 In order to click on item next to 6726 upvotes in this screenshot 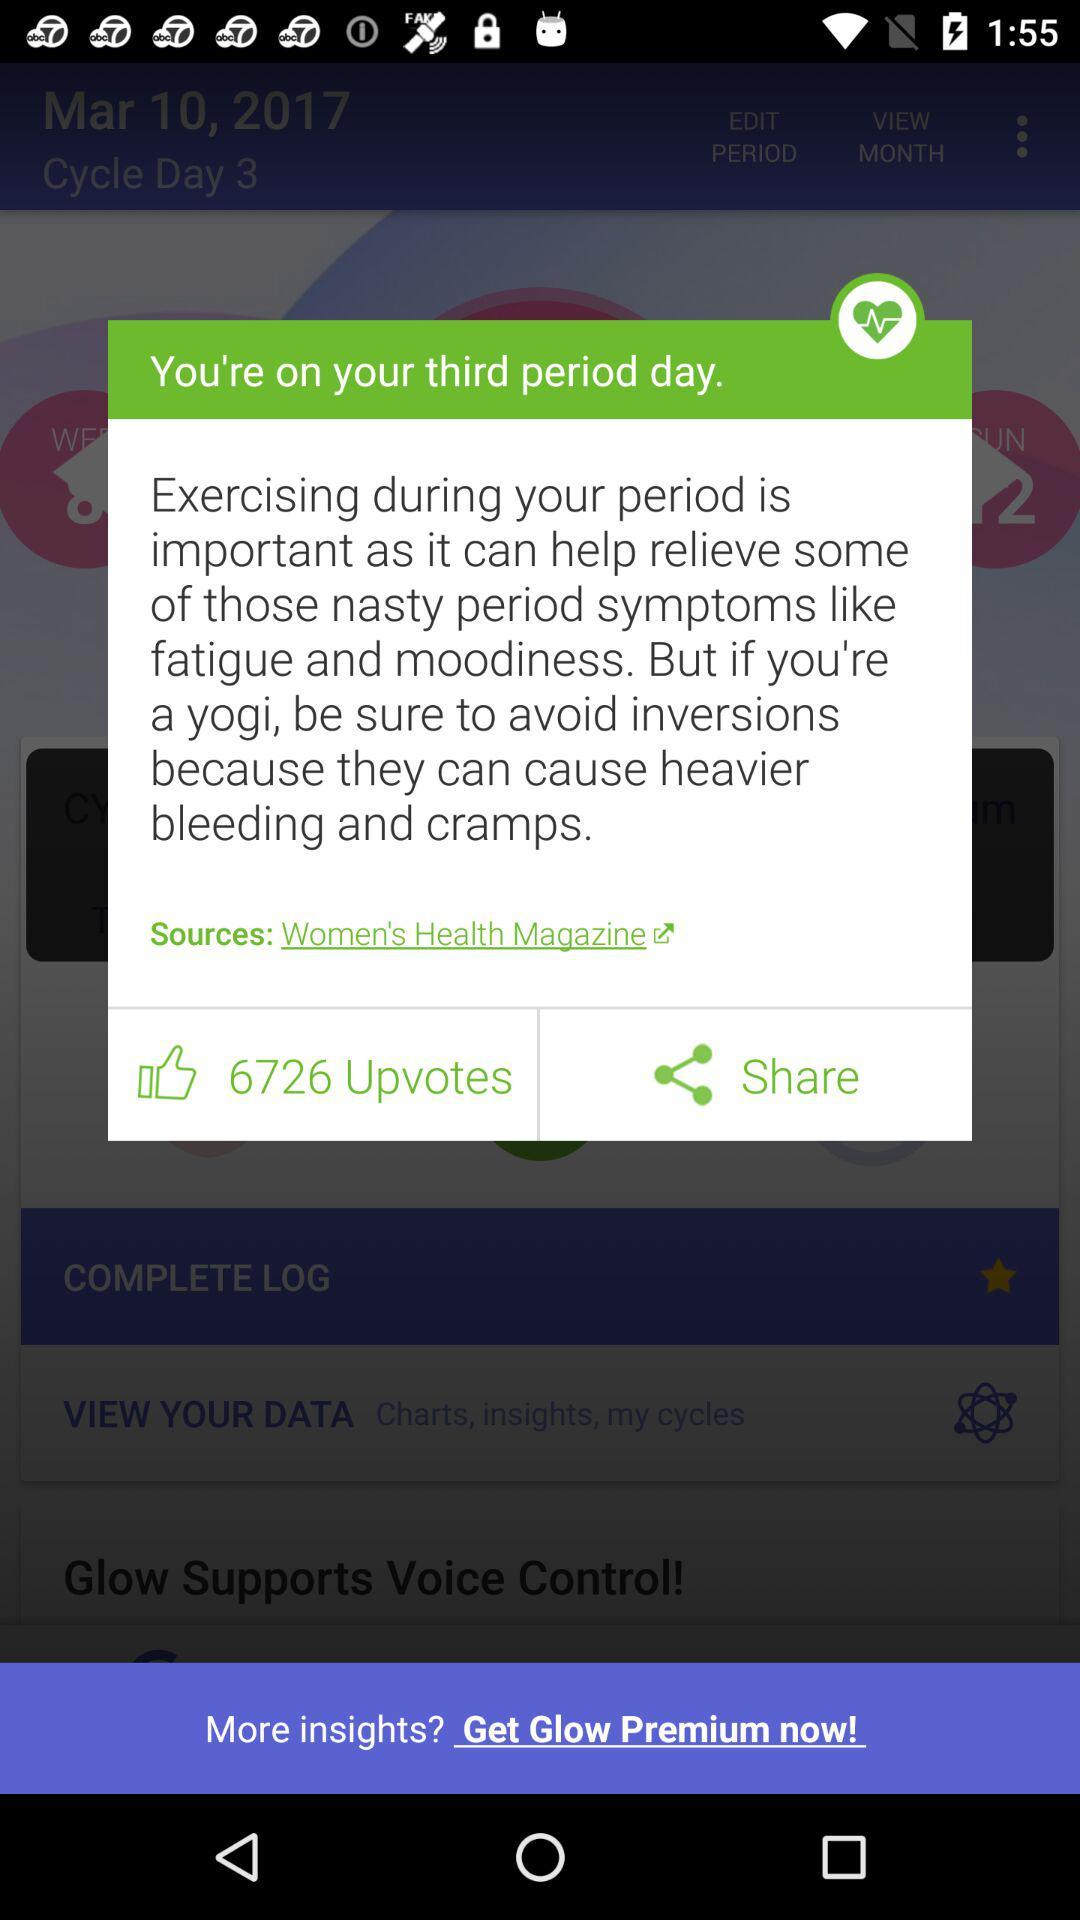, I will do `click(166, 1074)`.